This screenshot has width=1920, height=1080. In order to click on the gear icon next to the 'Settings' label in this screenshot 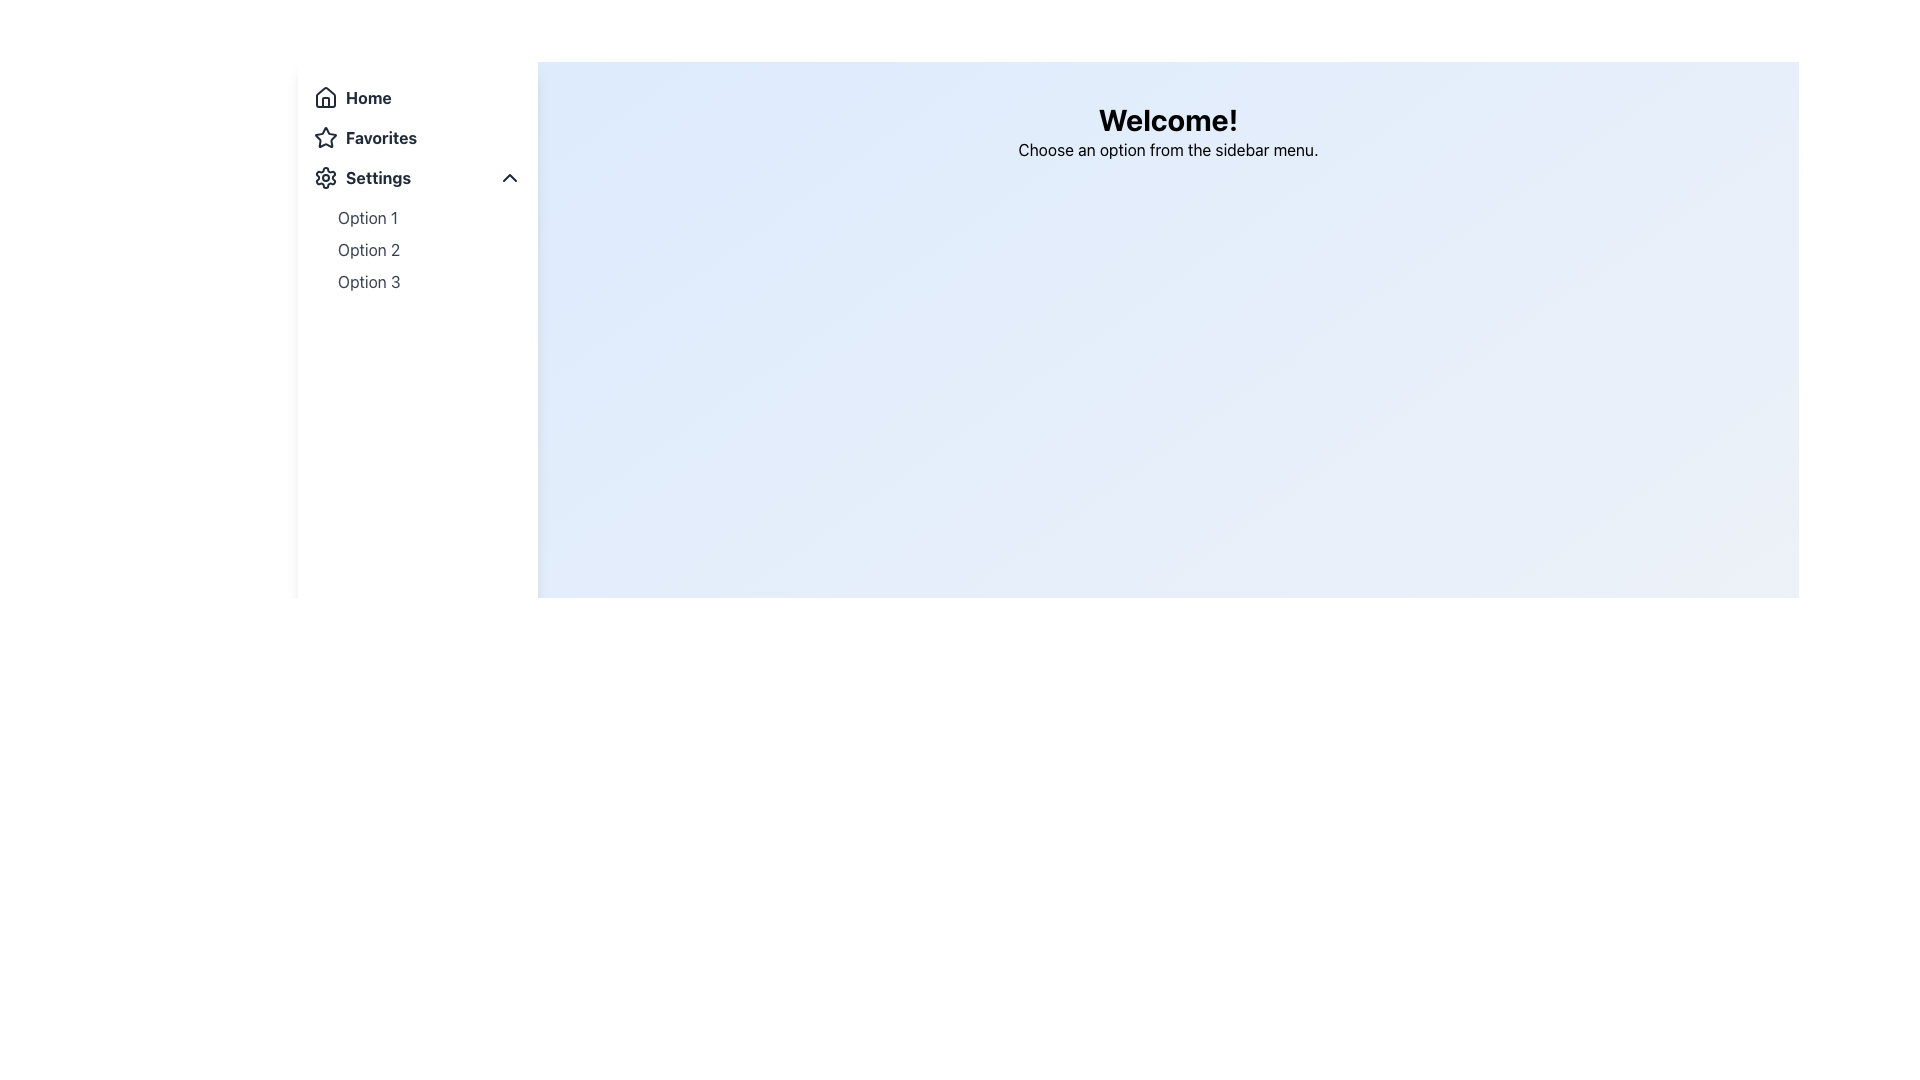, I will do `click(326, 176)`.